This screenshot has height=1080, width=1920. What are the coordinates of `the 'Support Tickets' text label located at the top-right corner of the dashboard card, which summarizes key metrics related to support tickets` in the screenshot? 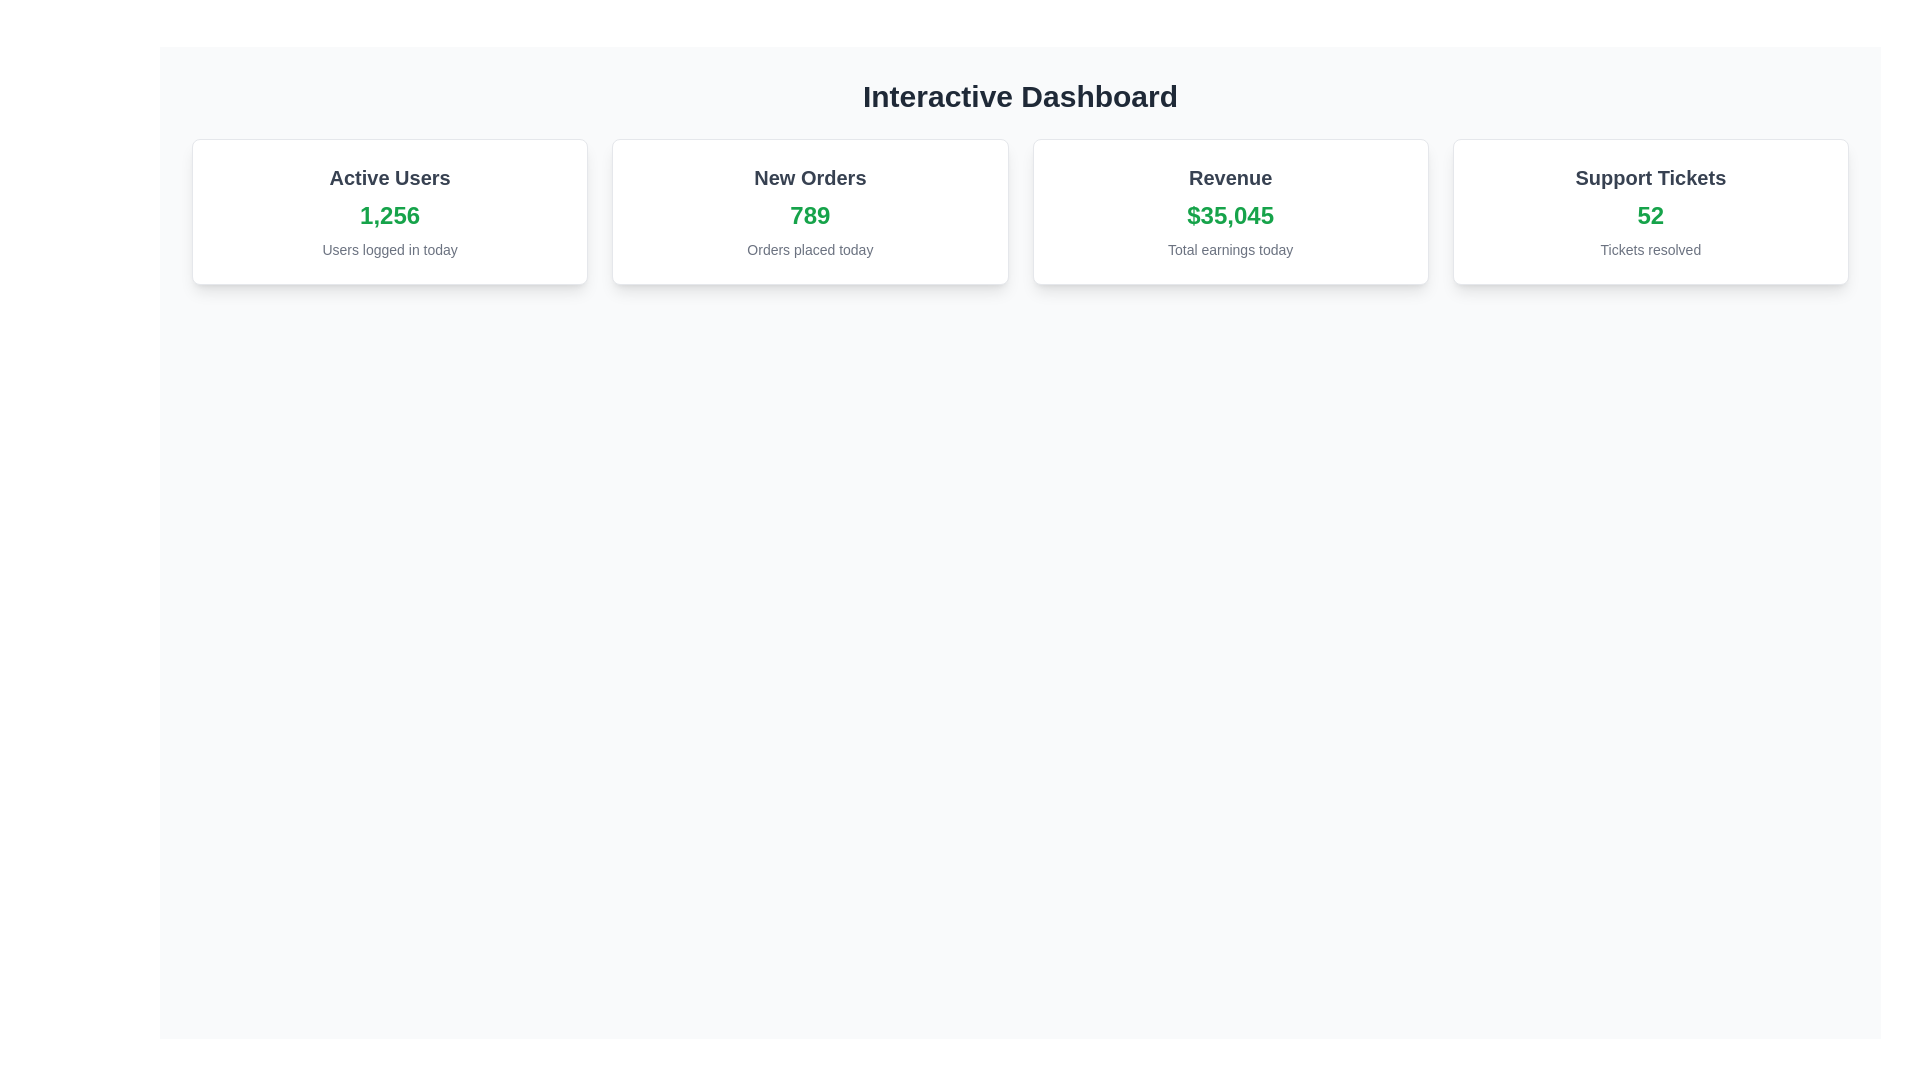 It's located at (1650, 176).